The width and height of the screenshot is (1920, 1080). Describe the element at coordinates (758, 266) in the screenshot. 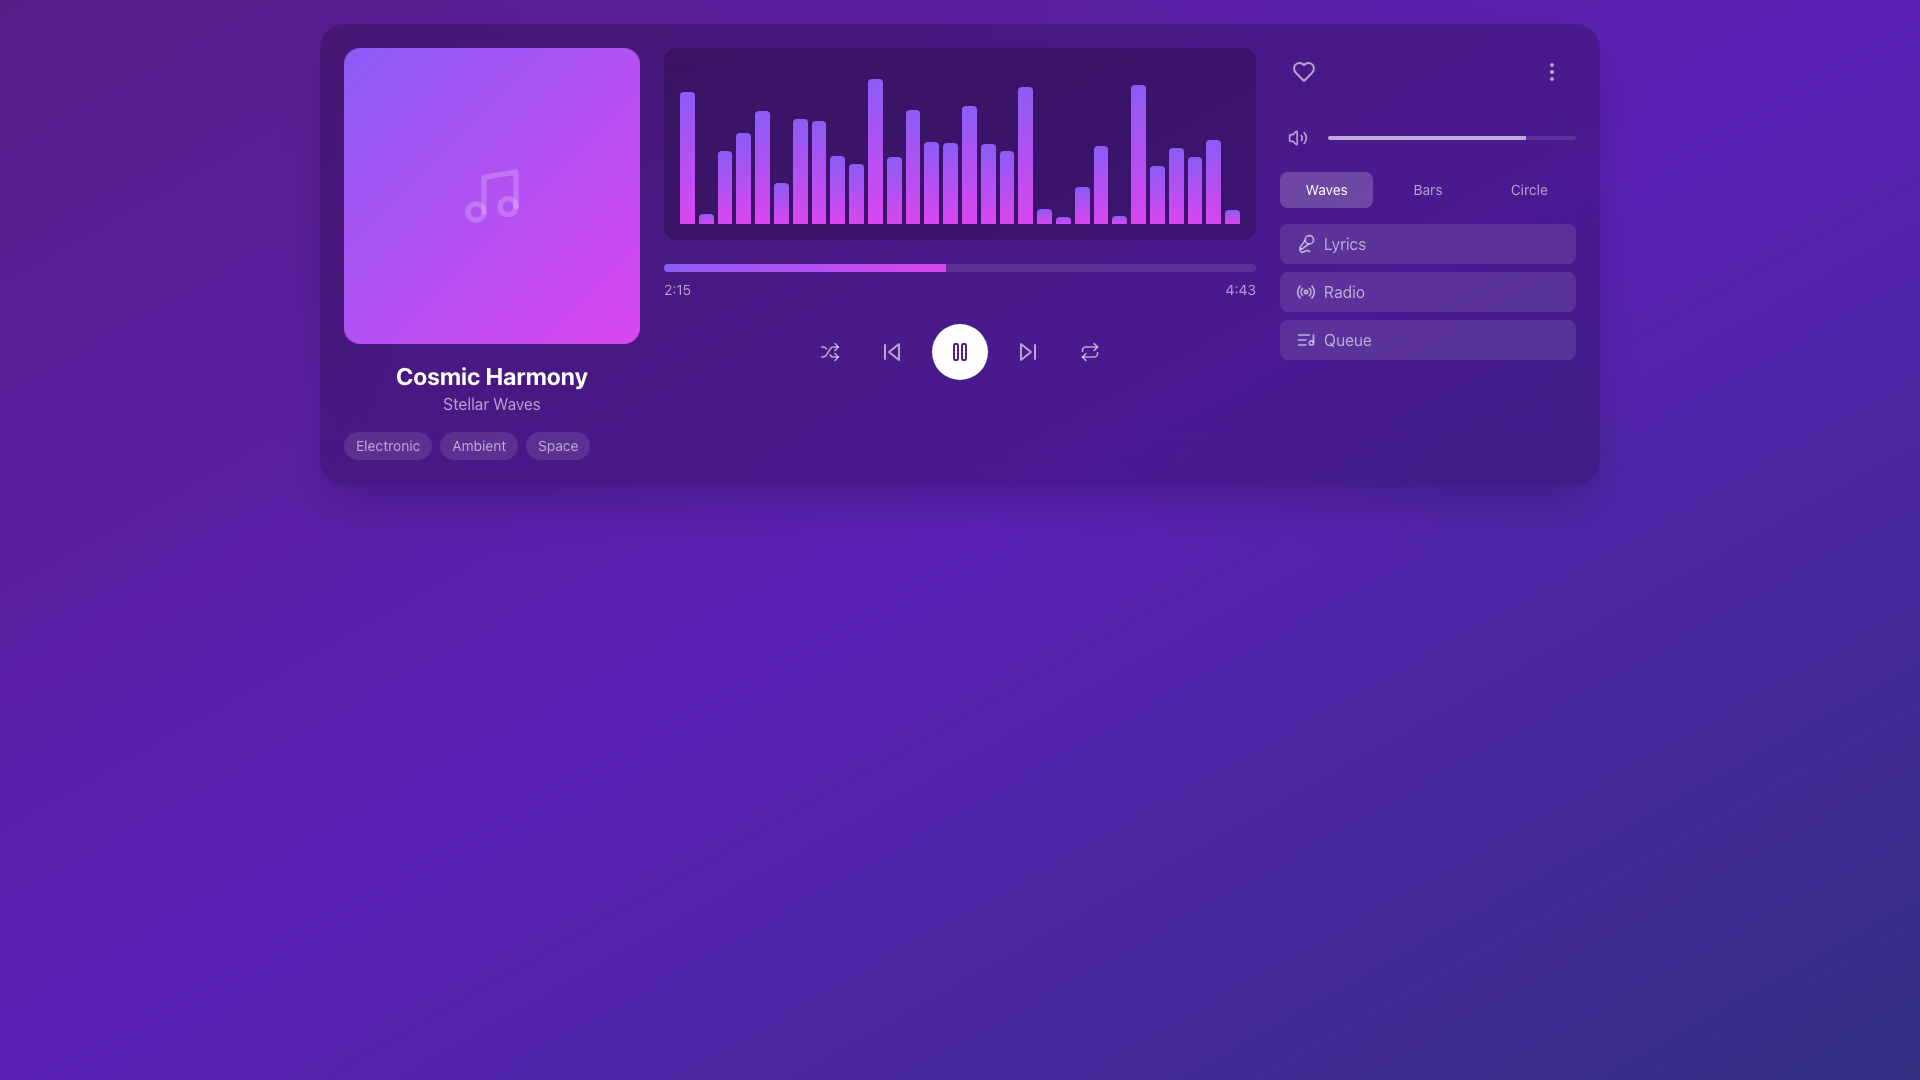

I see `the progress bar value` at that location.